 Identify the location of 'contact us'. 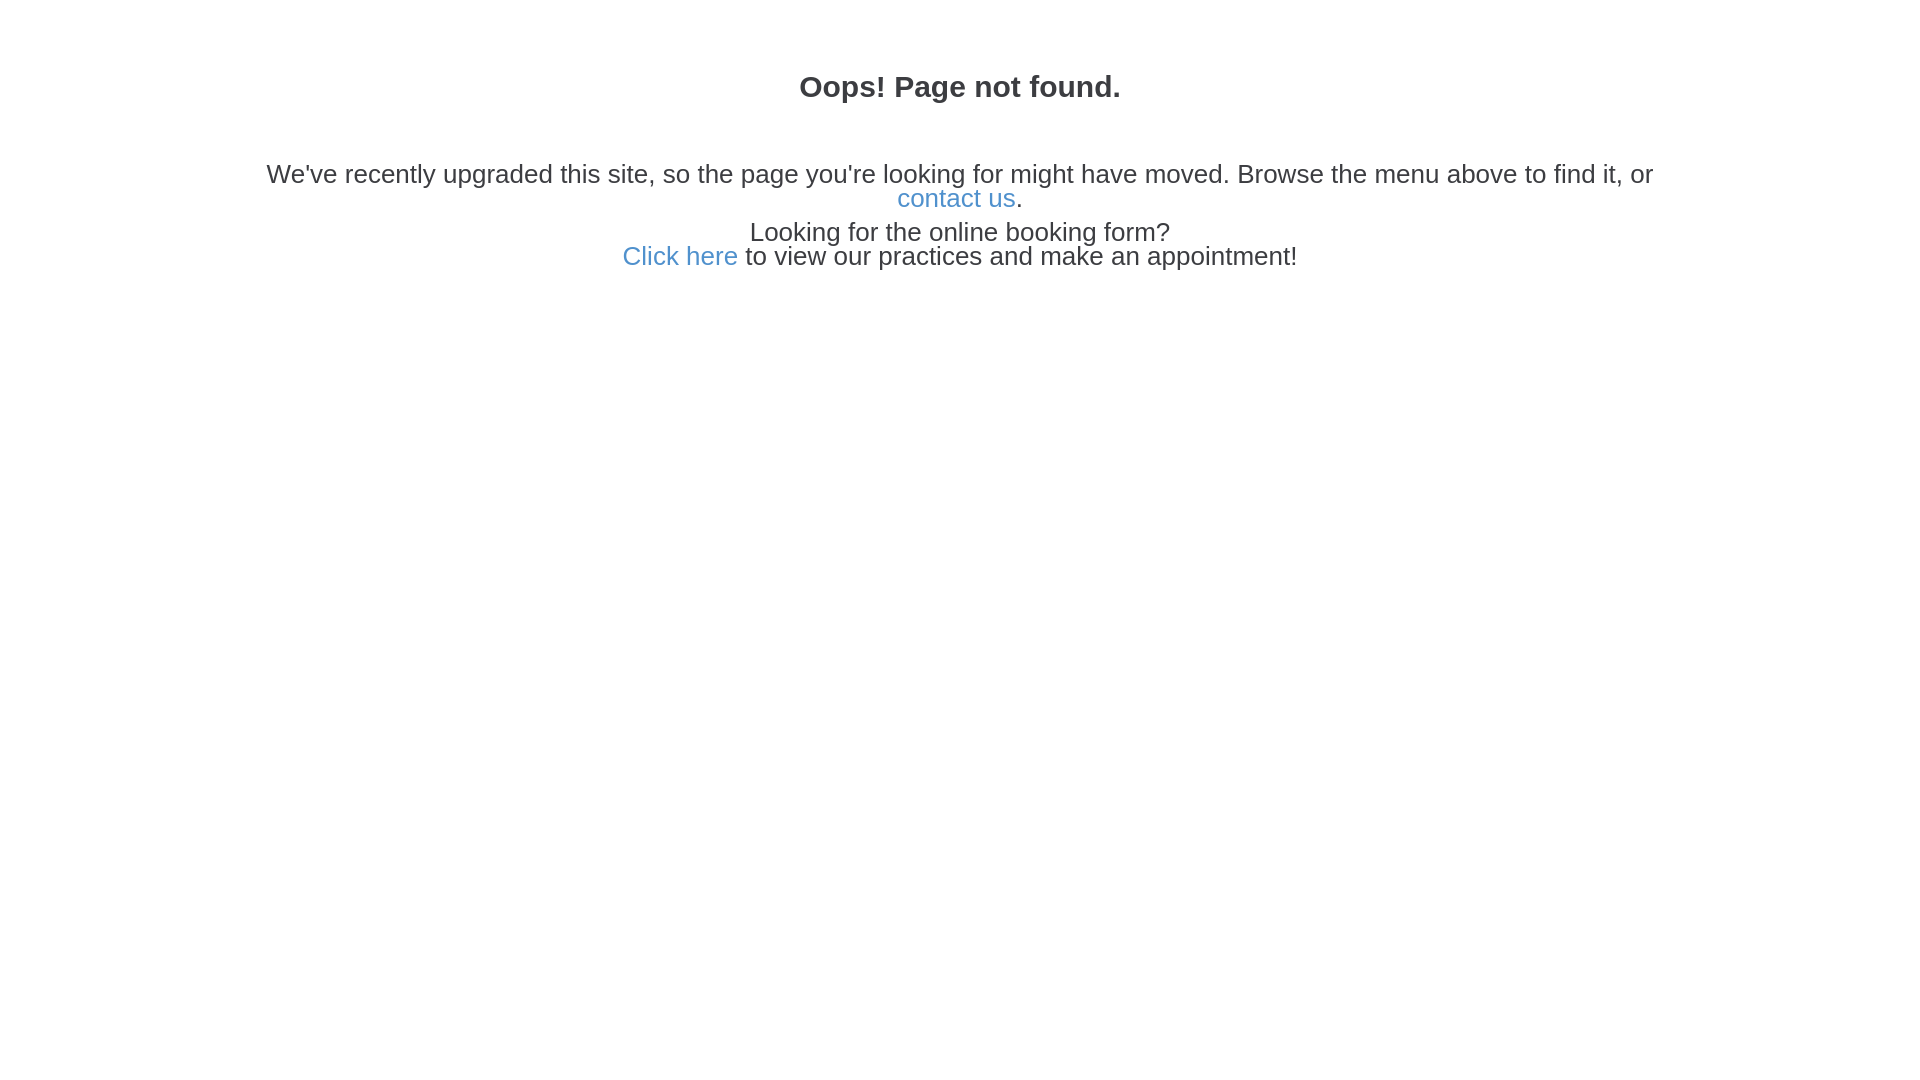
(955, 197).